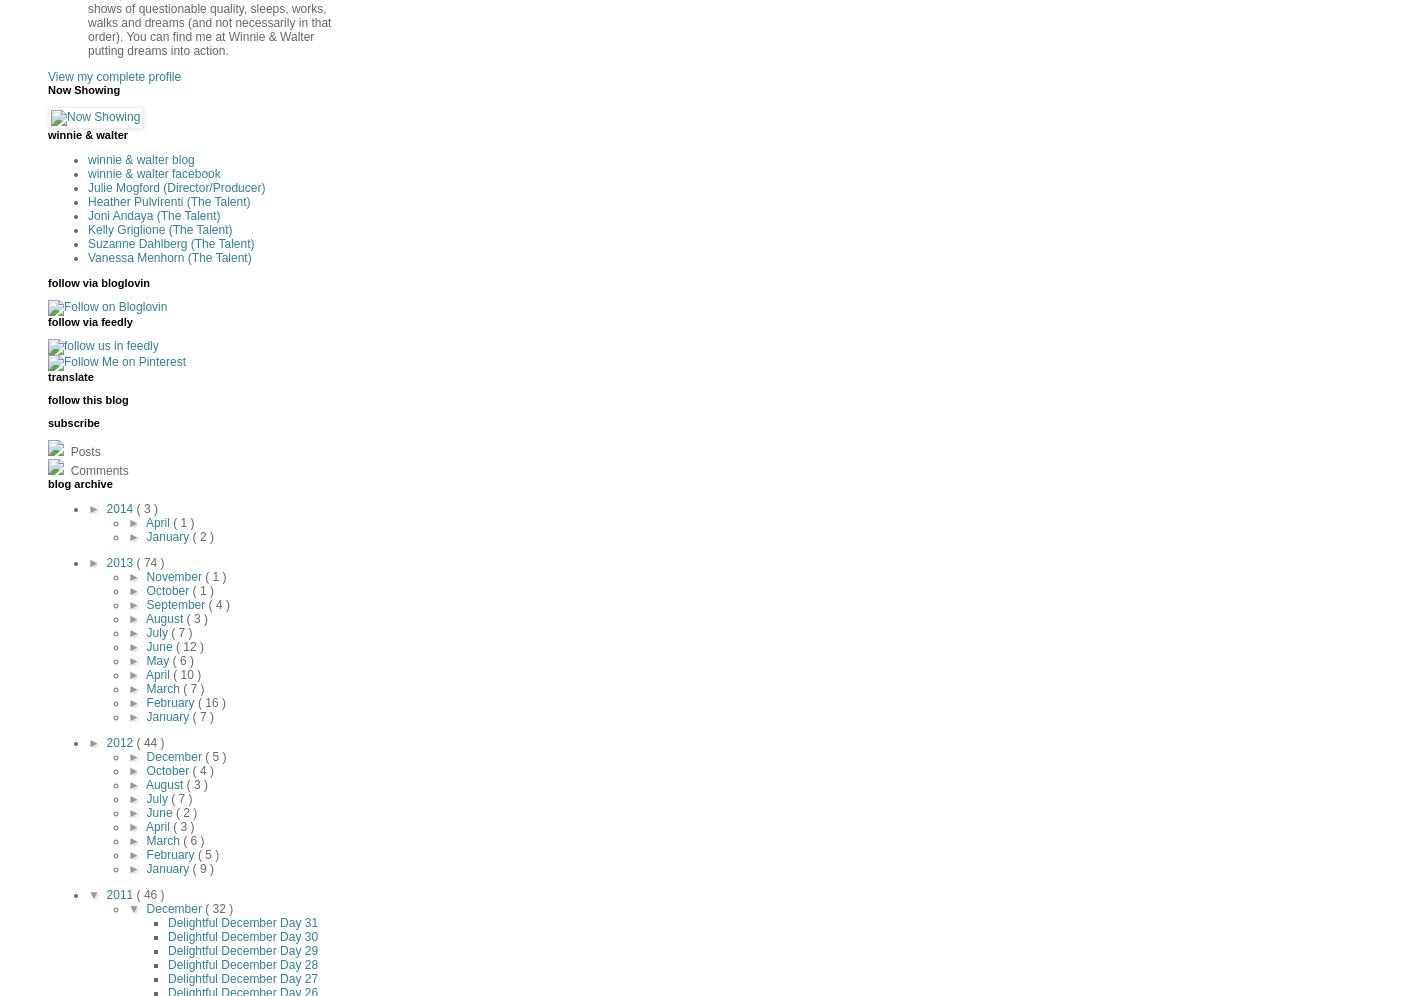  Describe the element at coordinates (79, 482) in the screenshot. I see `'blog archive'` at that location.